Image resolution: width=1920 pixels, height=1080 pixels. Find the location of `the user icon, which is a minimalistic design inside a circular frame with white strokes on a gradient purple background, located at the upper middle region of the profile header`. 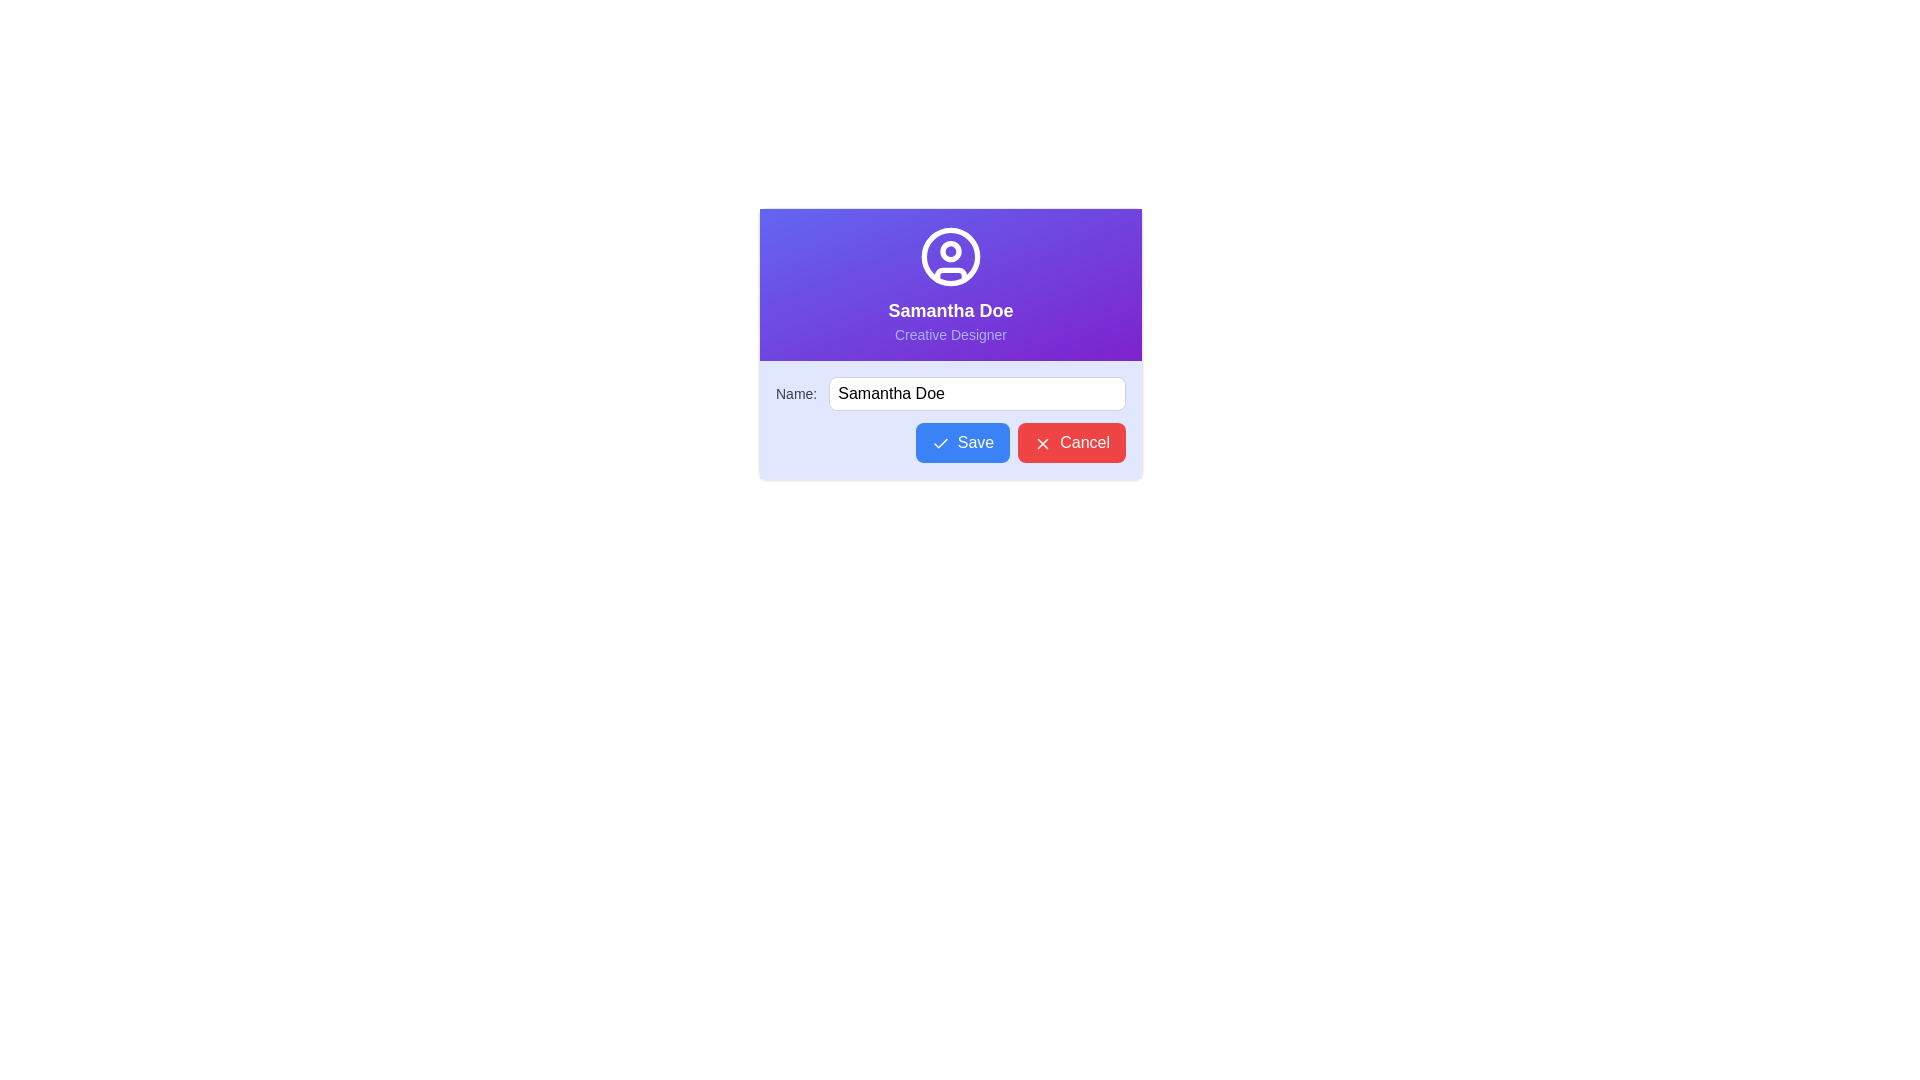

the user icon, which is a minimalistic design inside a circular frame with white strokes on a gradient purple background, located at the upper middle region of the profile header is located at coordinates (949, 260).